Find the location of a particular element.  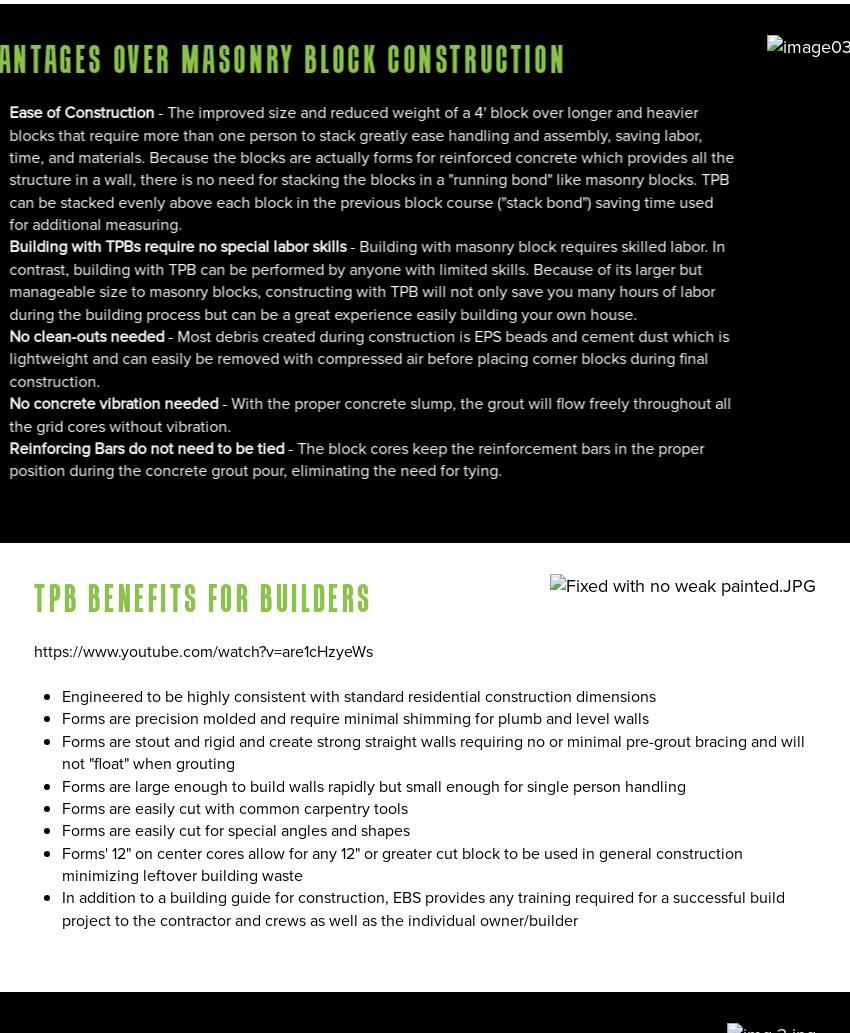

'Forms are precision molded and require minimal shimming for plumb and level walls' is located at coordinates (354, 718).